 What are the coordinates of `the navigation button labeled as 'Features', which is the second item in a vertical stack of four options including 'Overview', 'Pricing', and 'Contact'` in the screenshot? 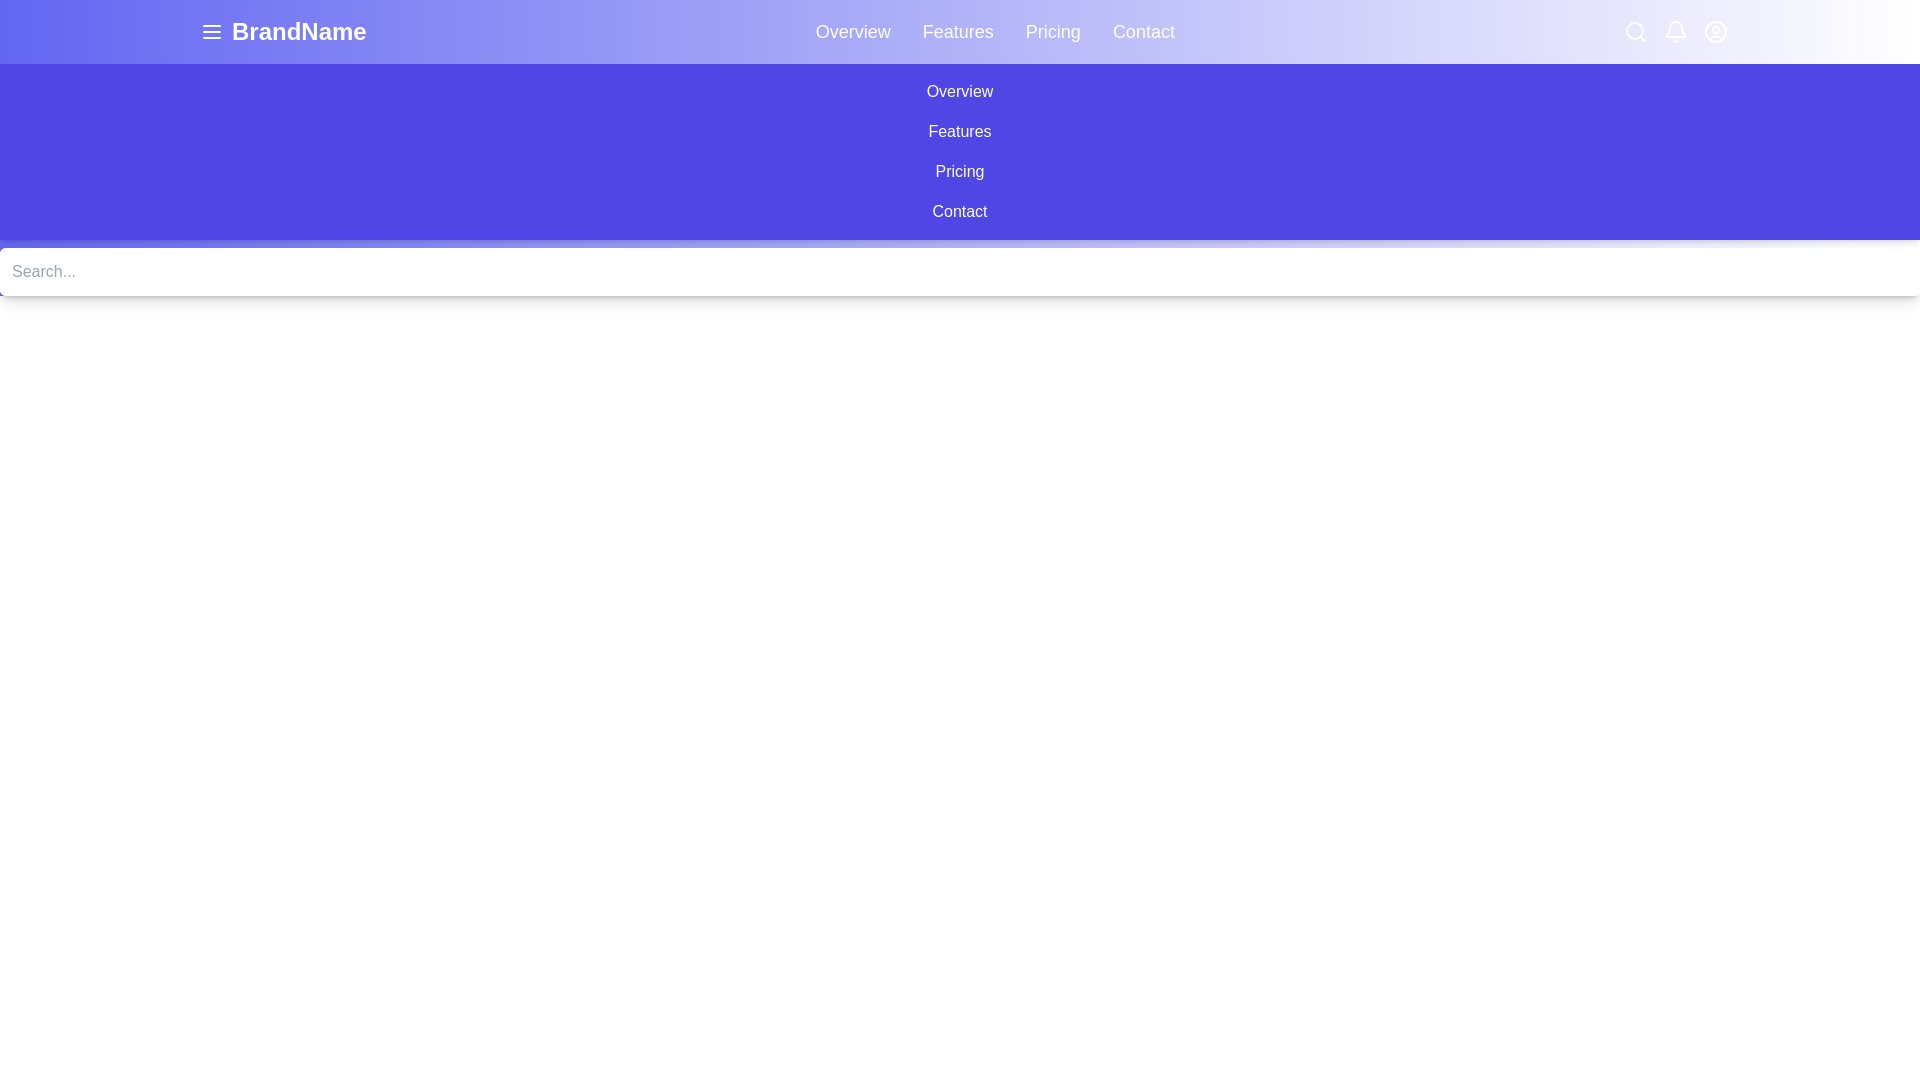 It's located at (960, 131).